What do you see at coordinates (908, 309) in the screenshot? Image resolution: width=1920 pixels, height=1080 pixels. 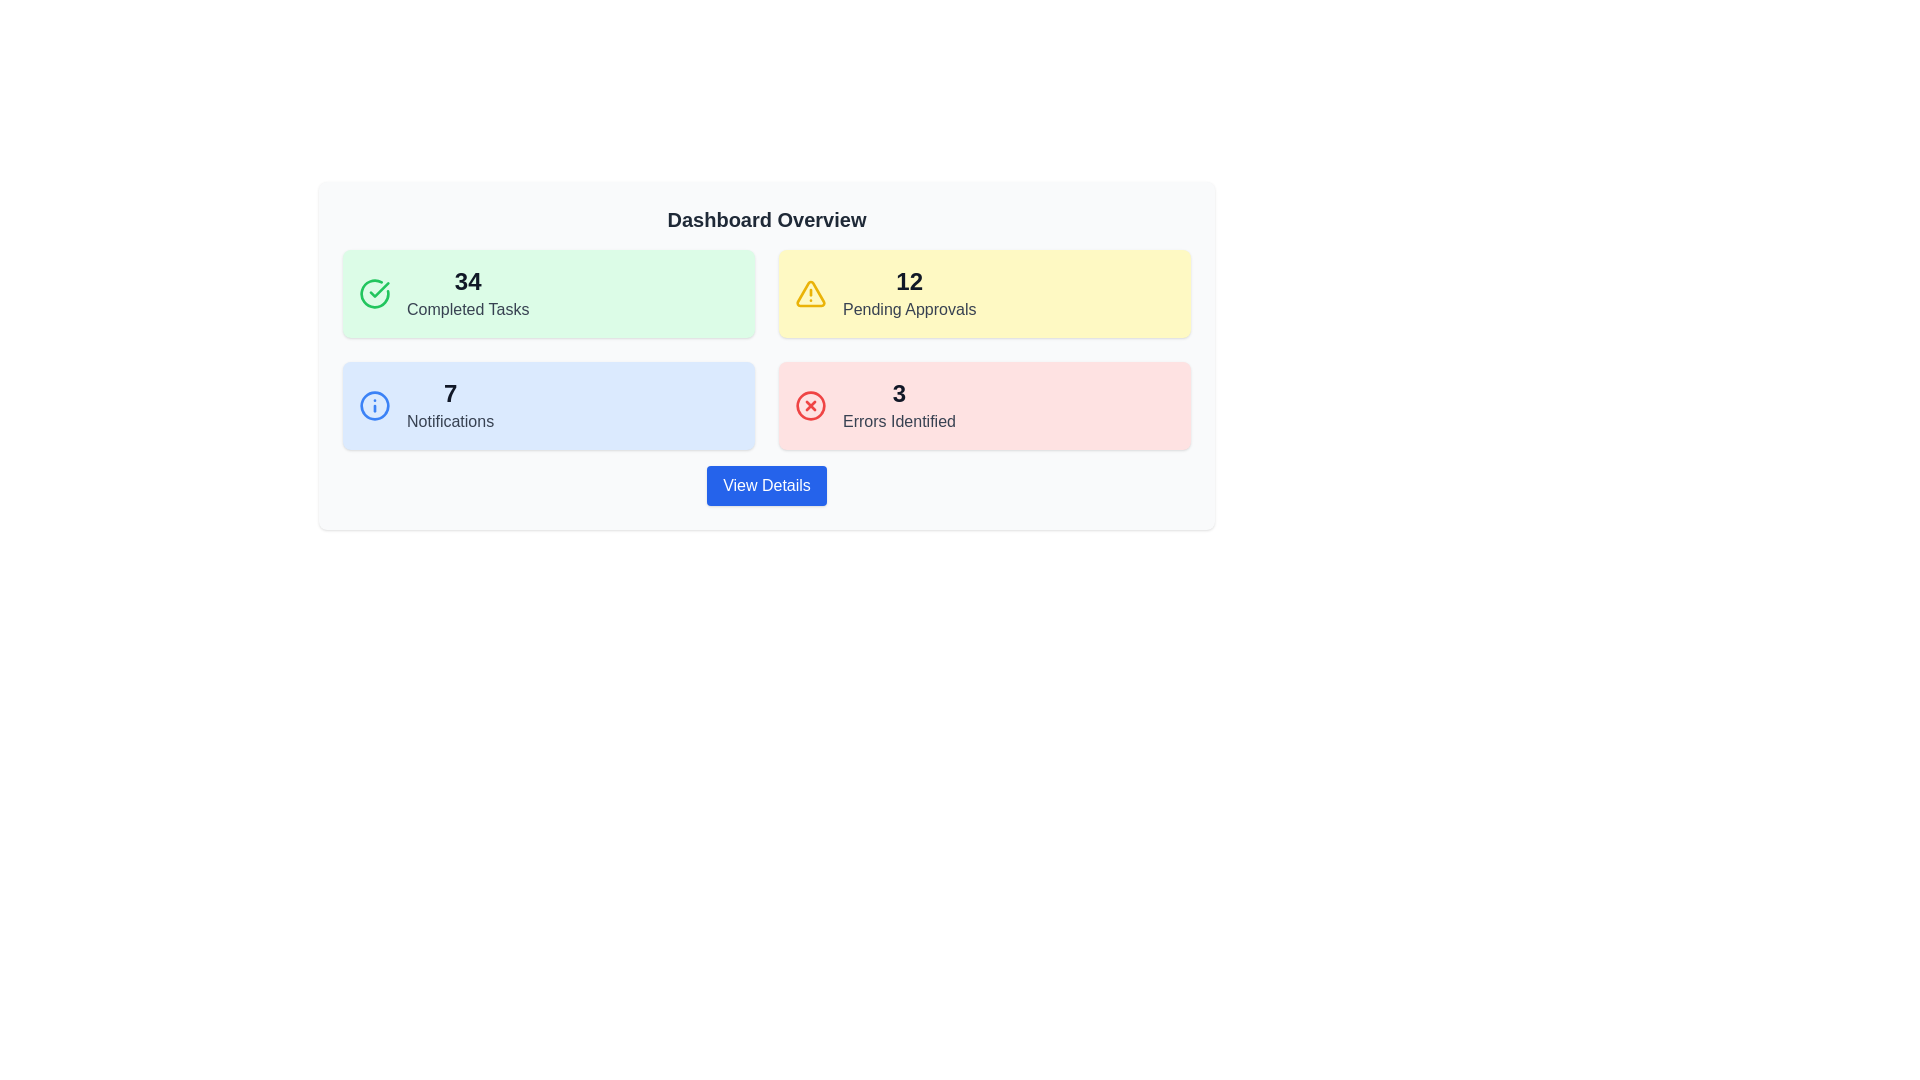 I see `the text label displaying 'Pending Approvals' located below the number '12' in the yellow rectangular card on the dashboard interface` at bounding box center [908, 309].